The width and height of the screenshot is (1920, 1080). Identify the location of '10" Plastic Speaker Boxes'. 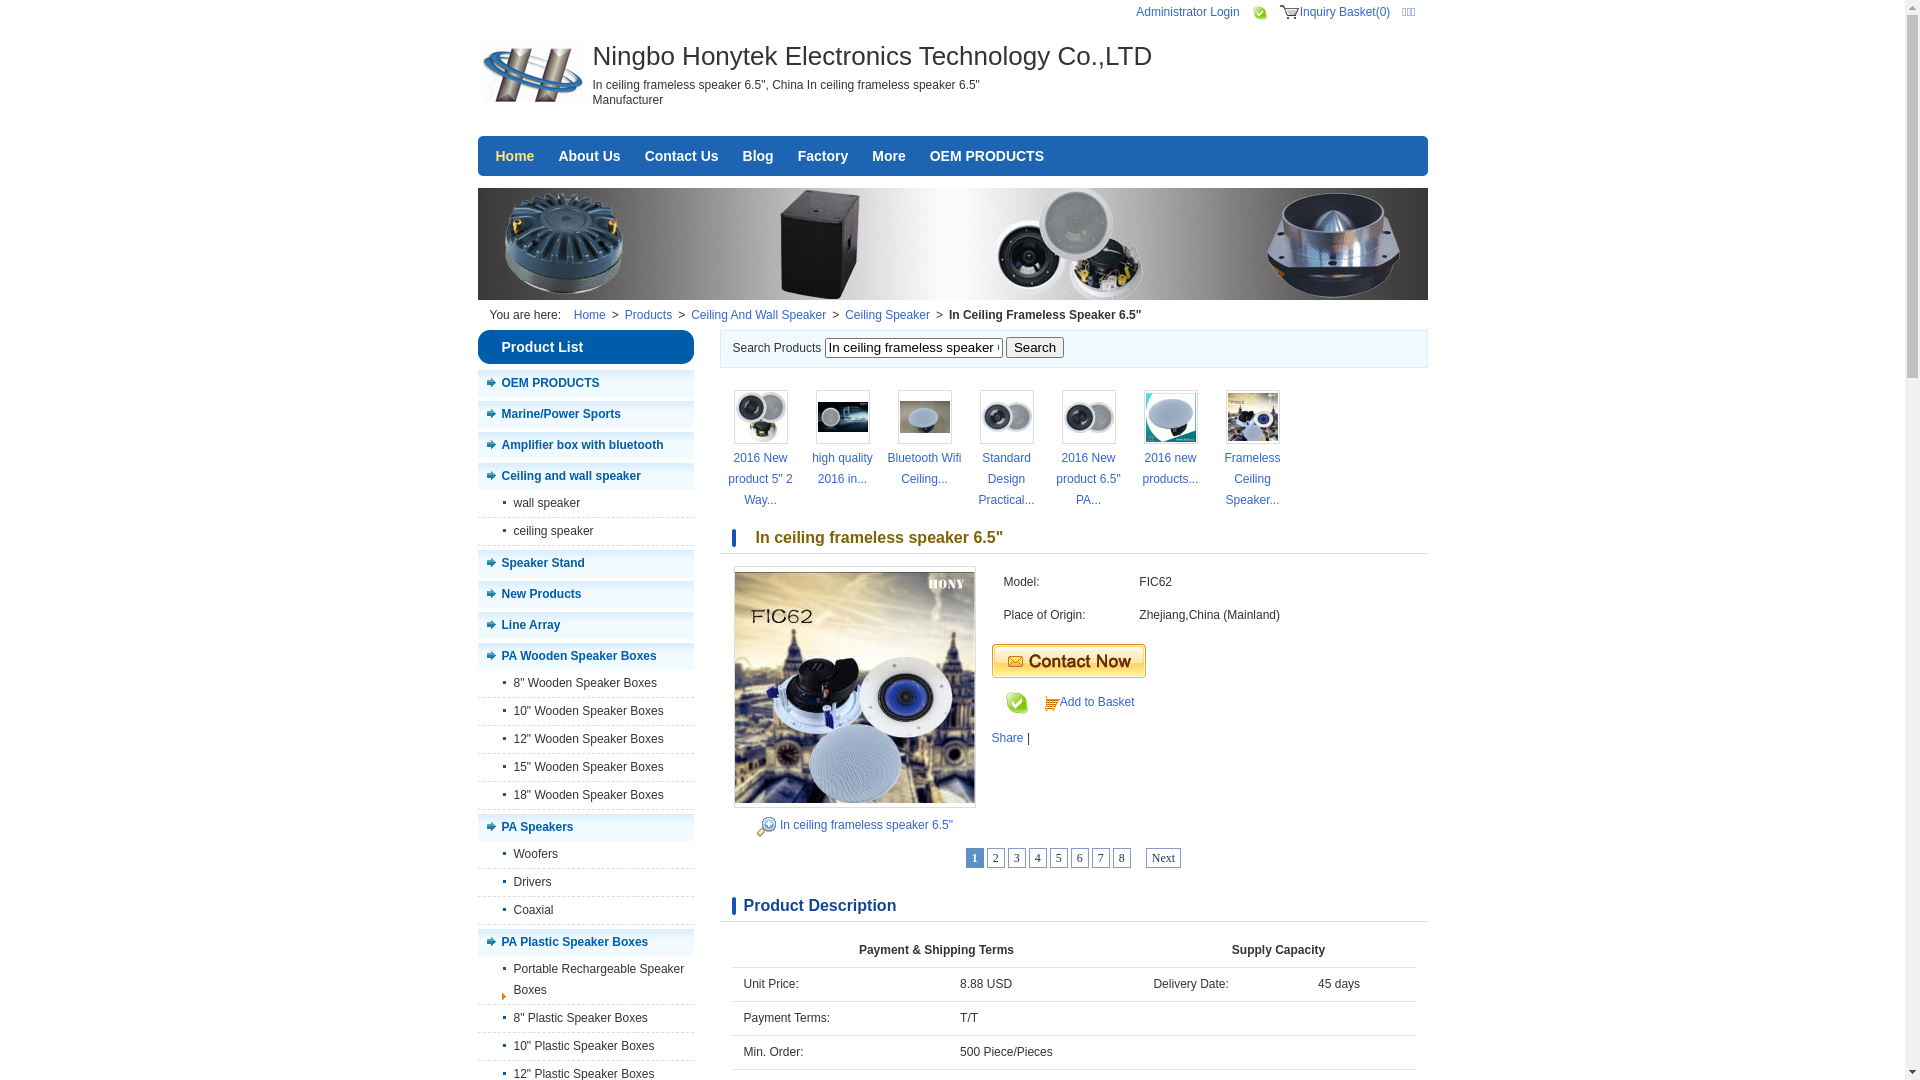
(584, 1045).